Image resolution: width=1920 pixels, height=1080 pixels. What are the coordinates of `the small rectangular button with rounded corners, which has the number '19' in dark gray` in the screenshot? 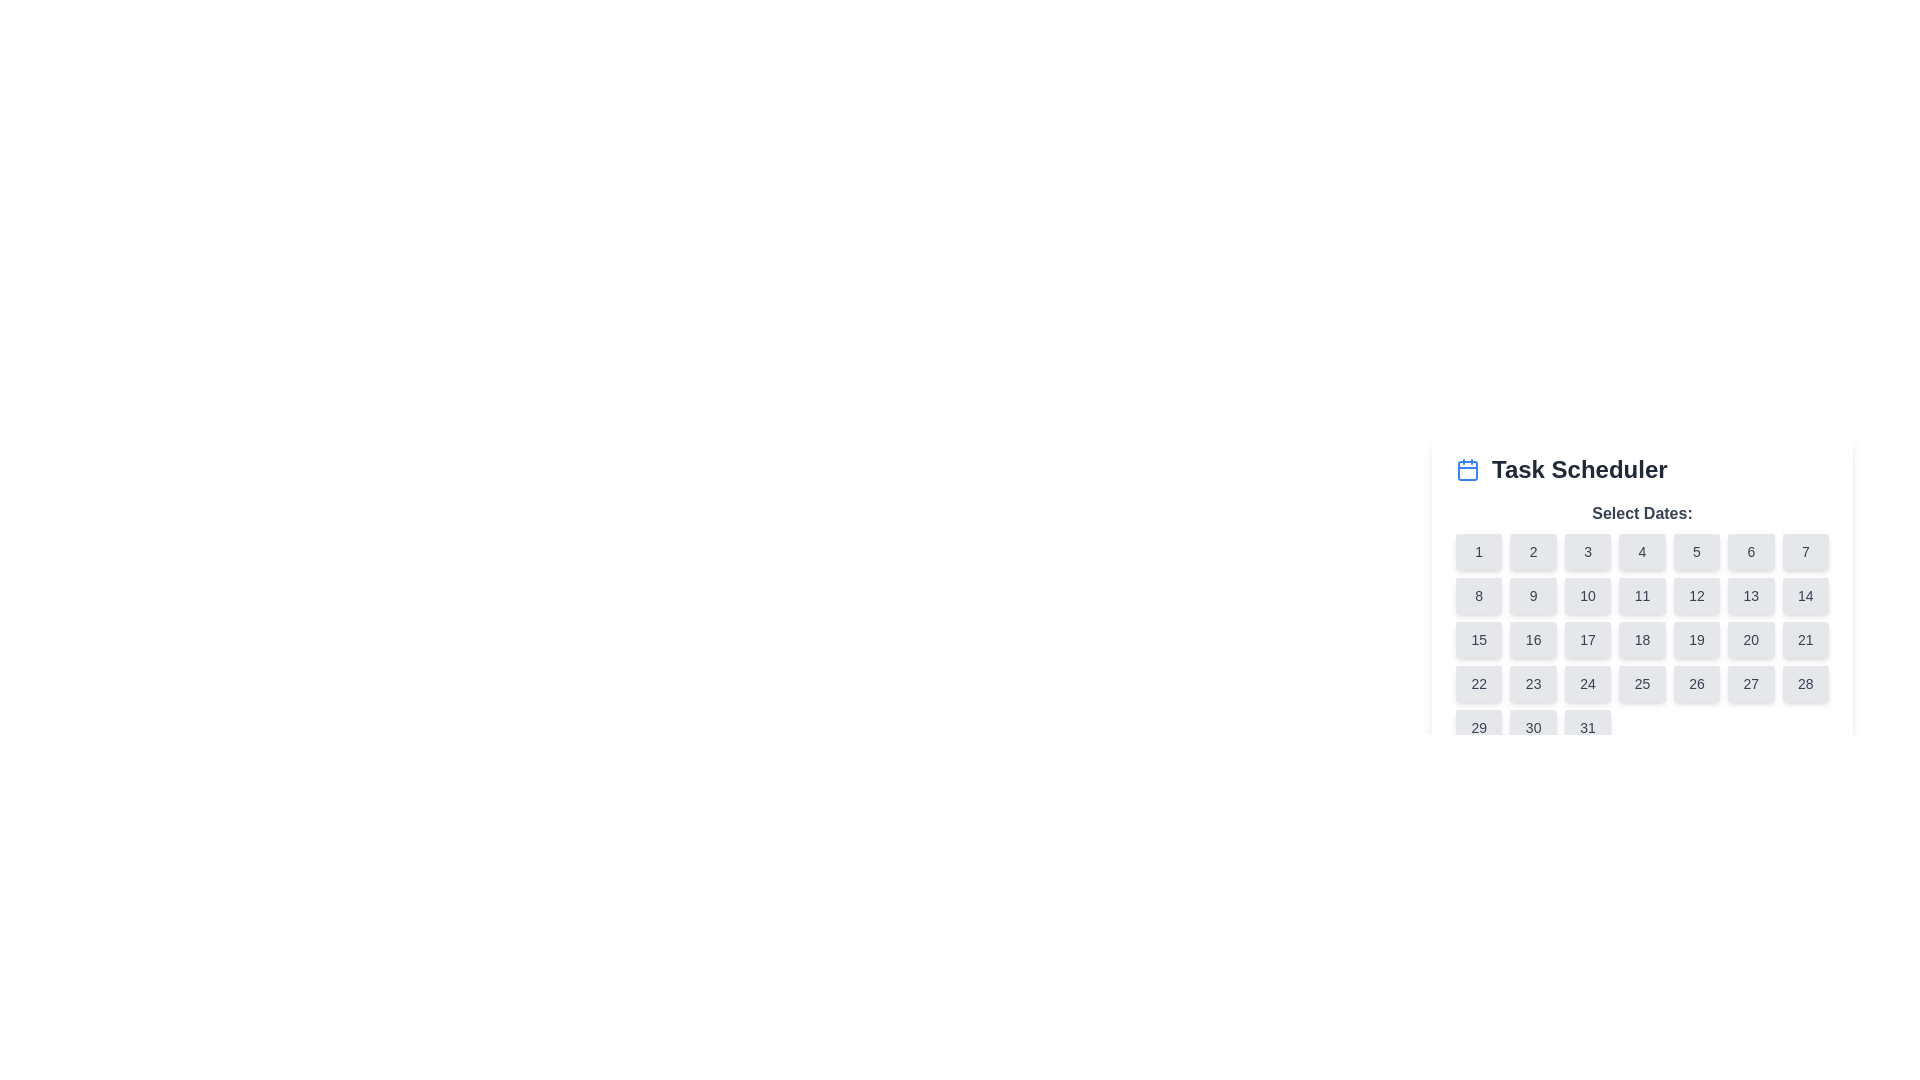 It's located at (1694, 640).